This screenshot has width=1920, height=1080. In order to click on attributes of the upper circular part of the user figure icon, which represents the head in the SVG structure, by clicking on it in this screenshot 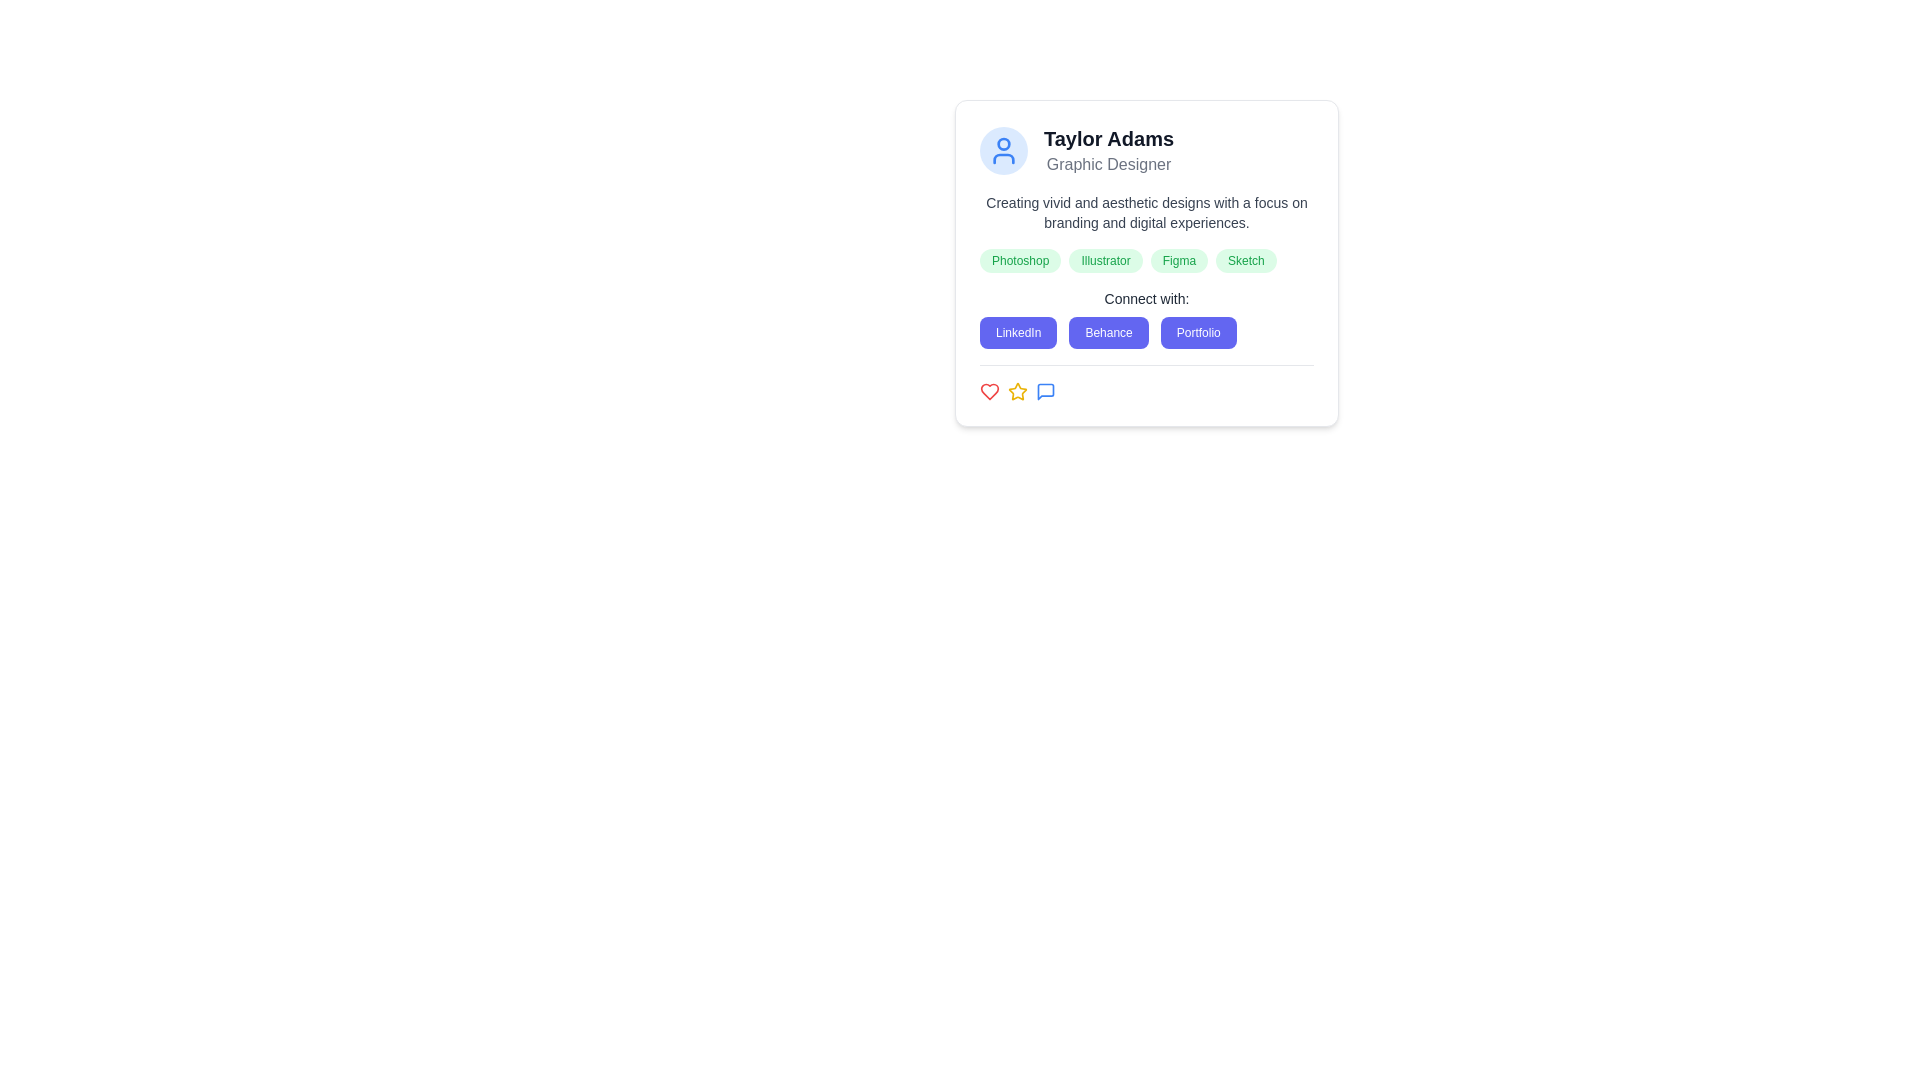, I will do `click(1003, 142)`.